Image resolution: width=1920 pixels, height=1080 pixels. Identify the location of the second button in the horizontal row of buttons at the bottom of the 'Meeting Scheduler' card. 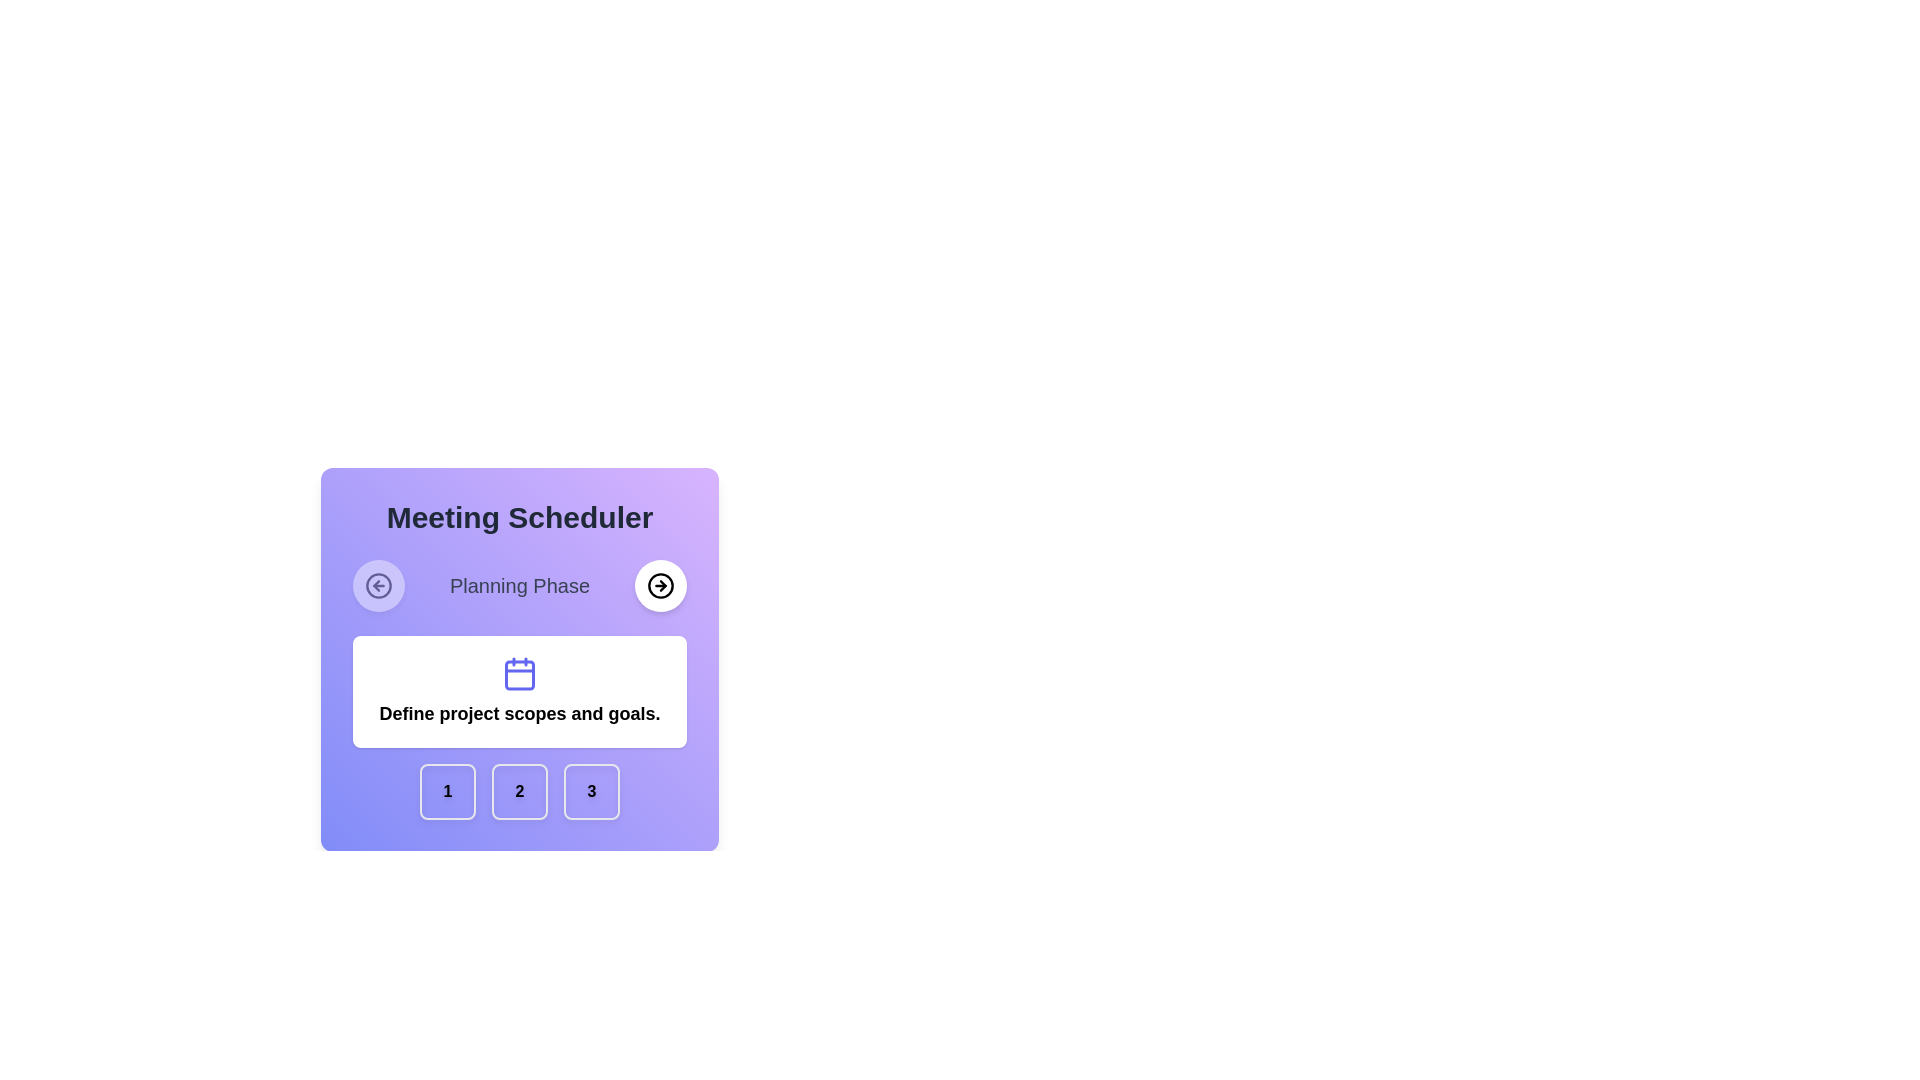
(519, 790).